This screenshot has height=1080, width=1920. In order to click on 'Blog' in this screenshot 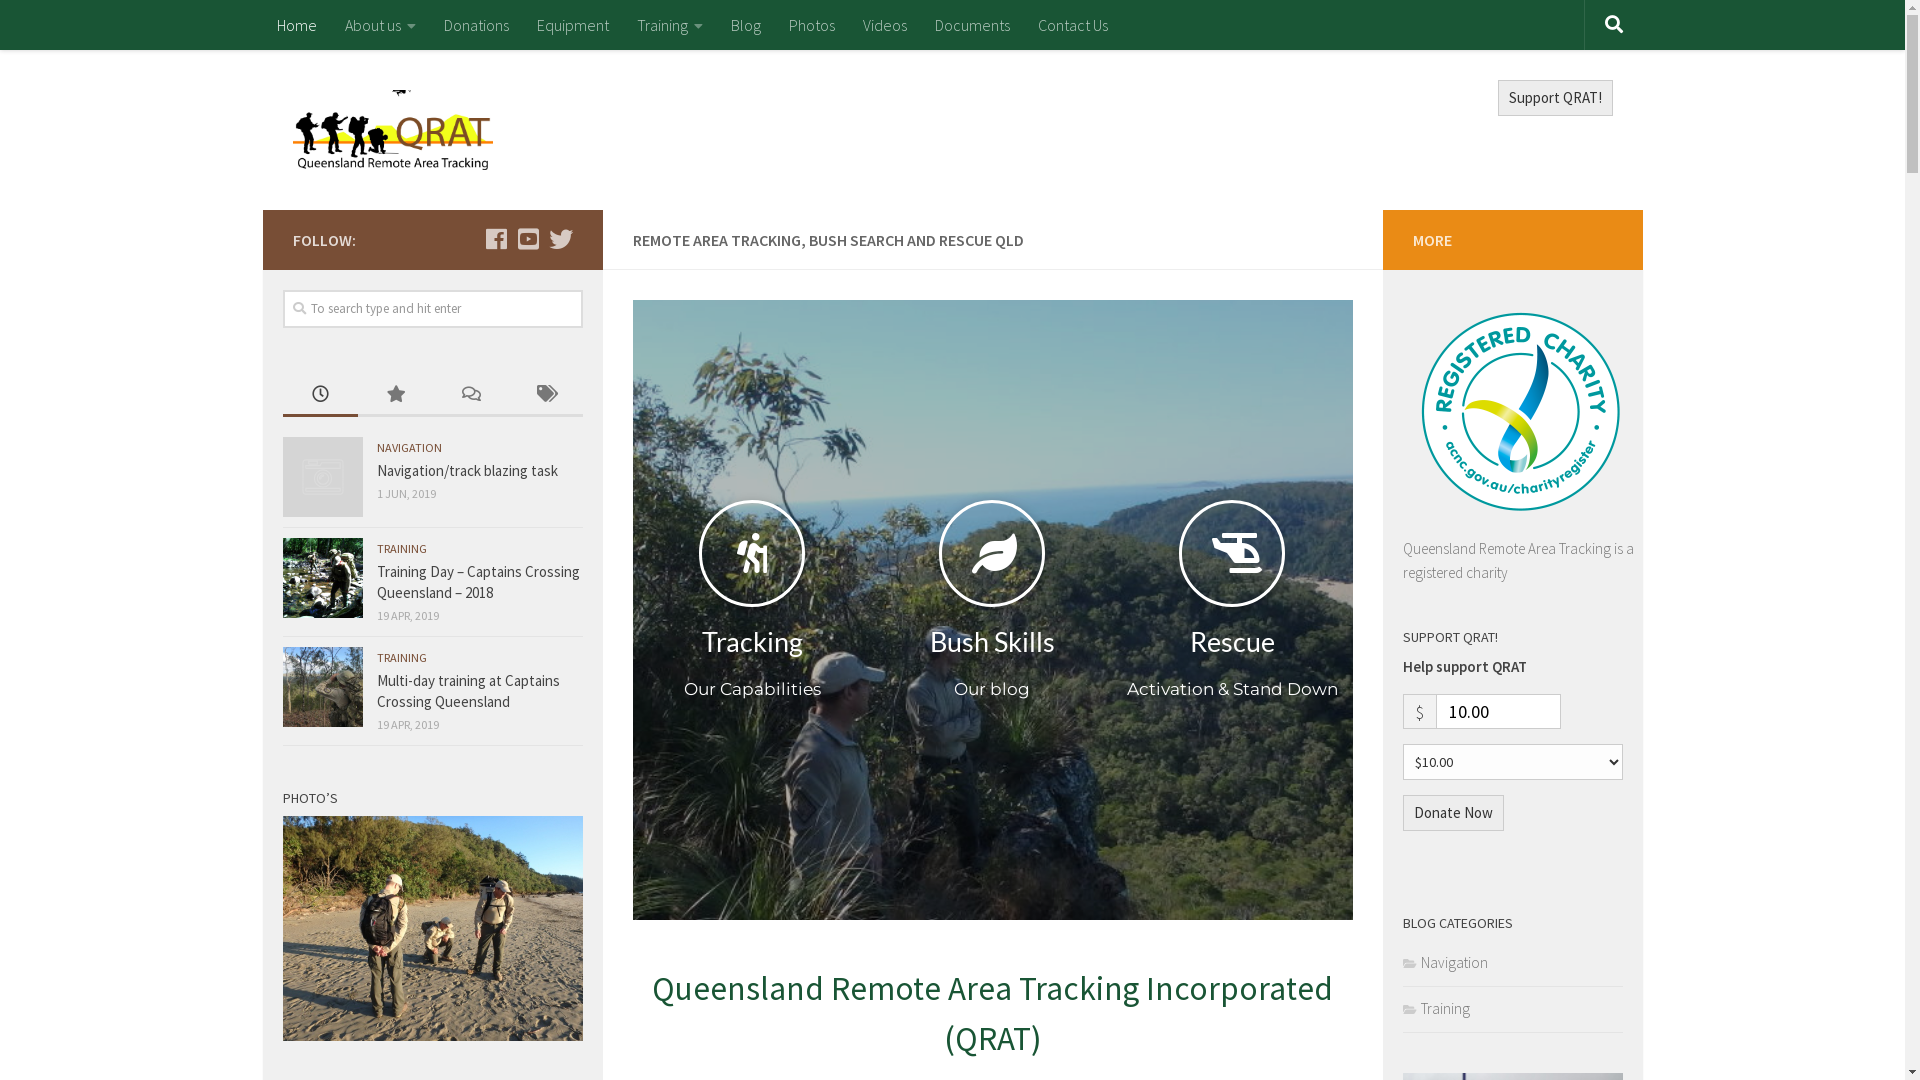, I will do `click(743, 24)`.